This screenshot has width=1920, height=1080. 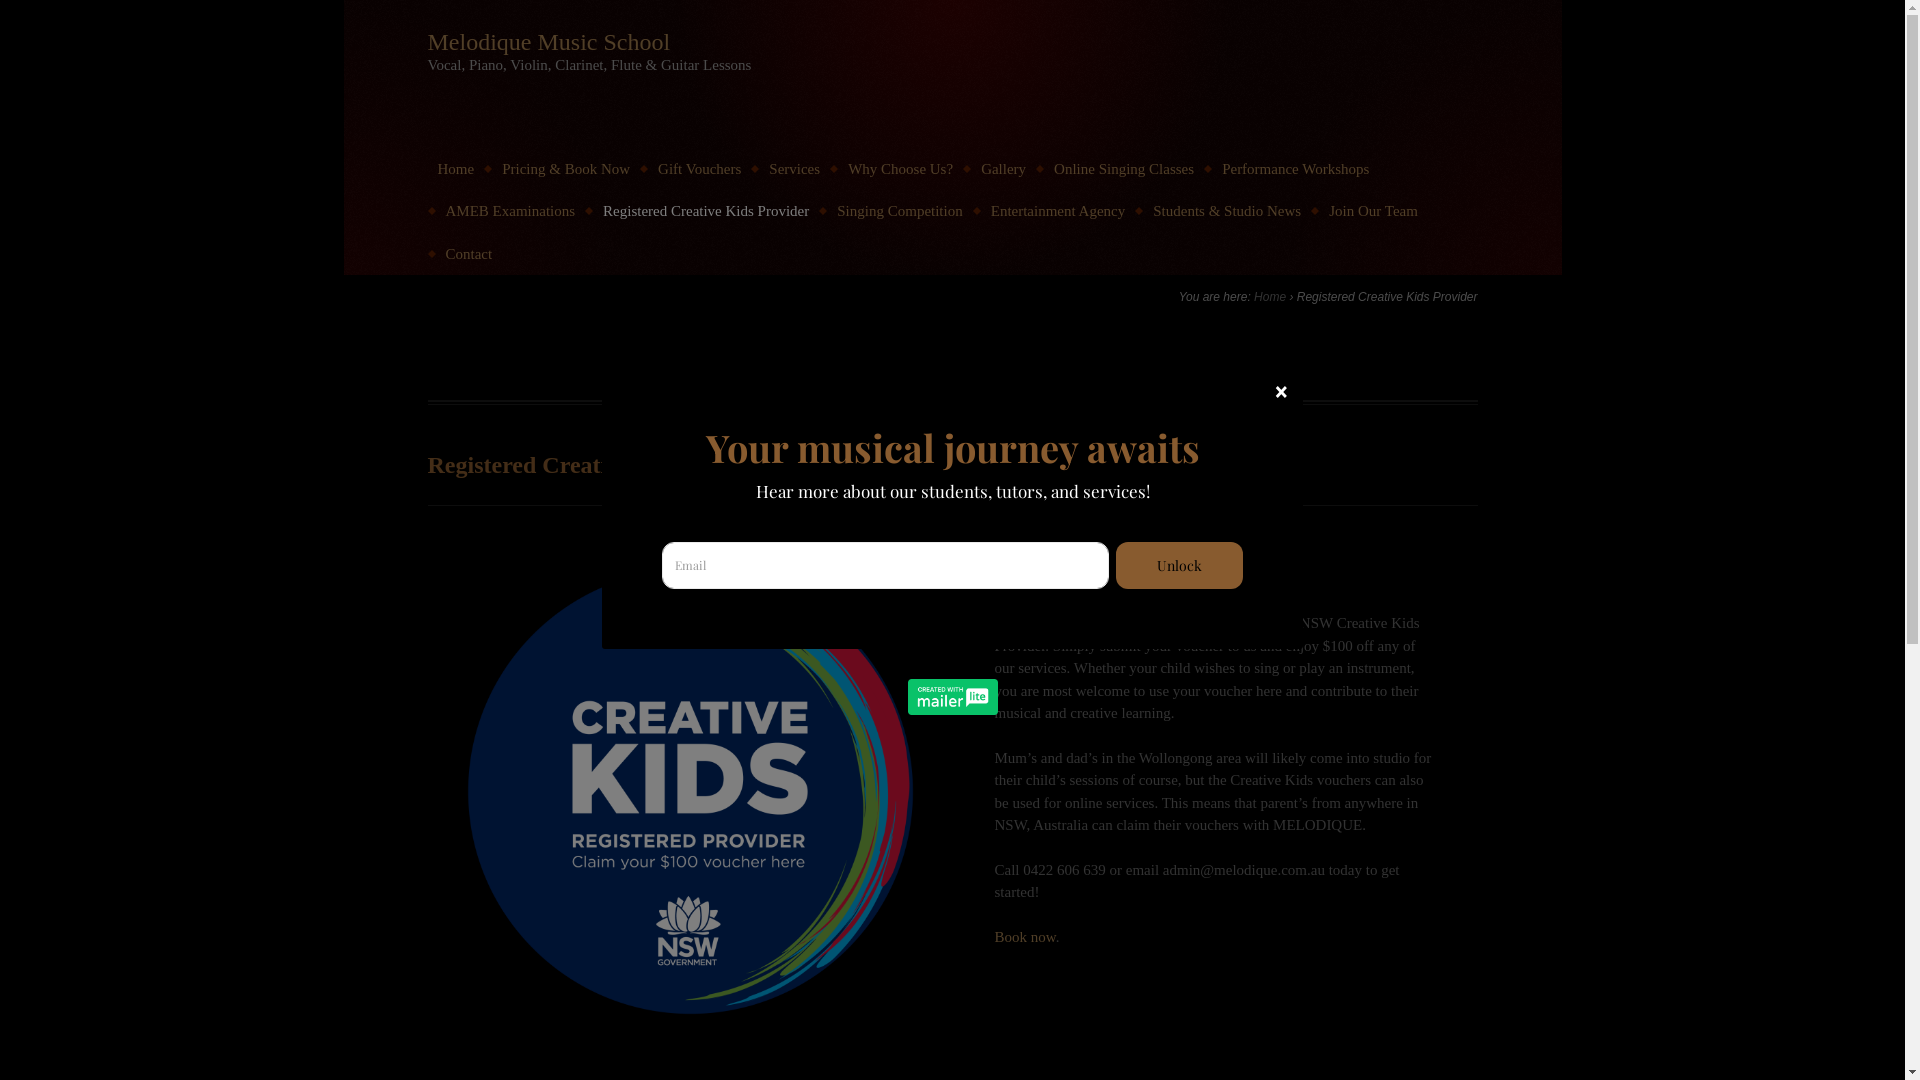 What do you see at coordinates (1319, 211) in the screenshot?
I see `'Join Our Team'` at bounding box center [1319, 211].